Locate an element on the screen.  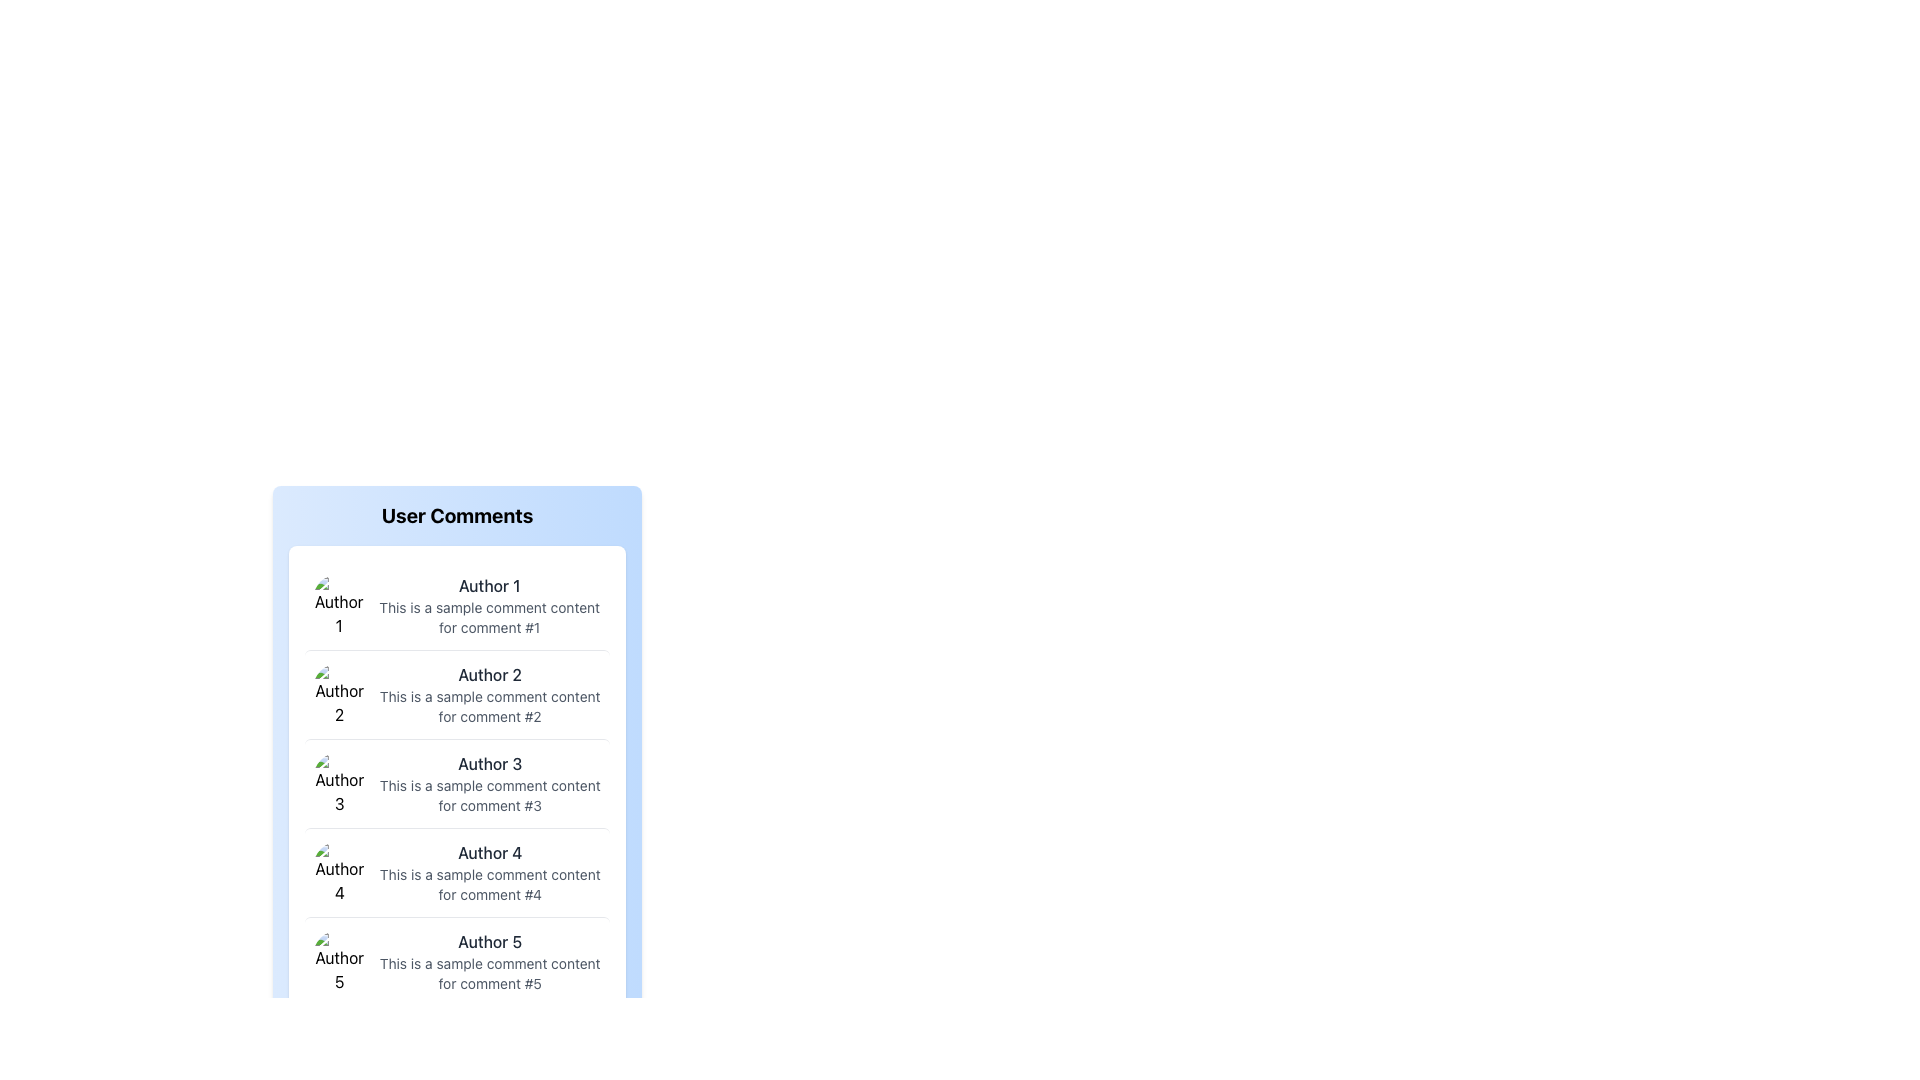
the circular profile picture placeholder for 'Author 2' in the comments list is located at coordinates (339, 693).